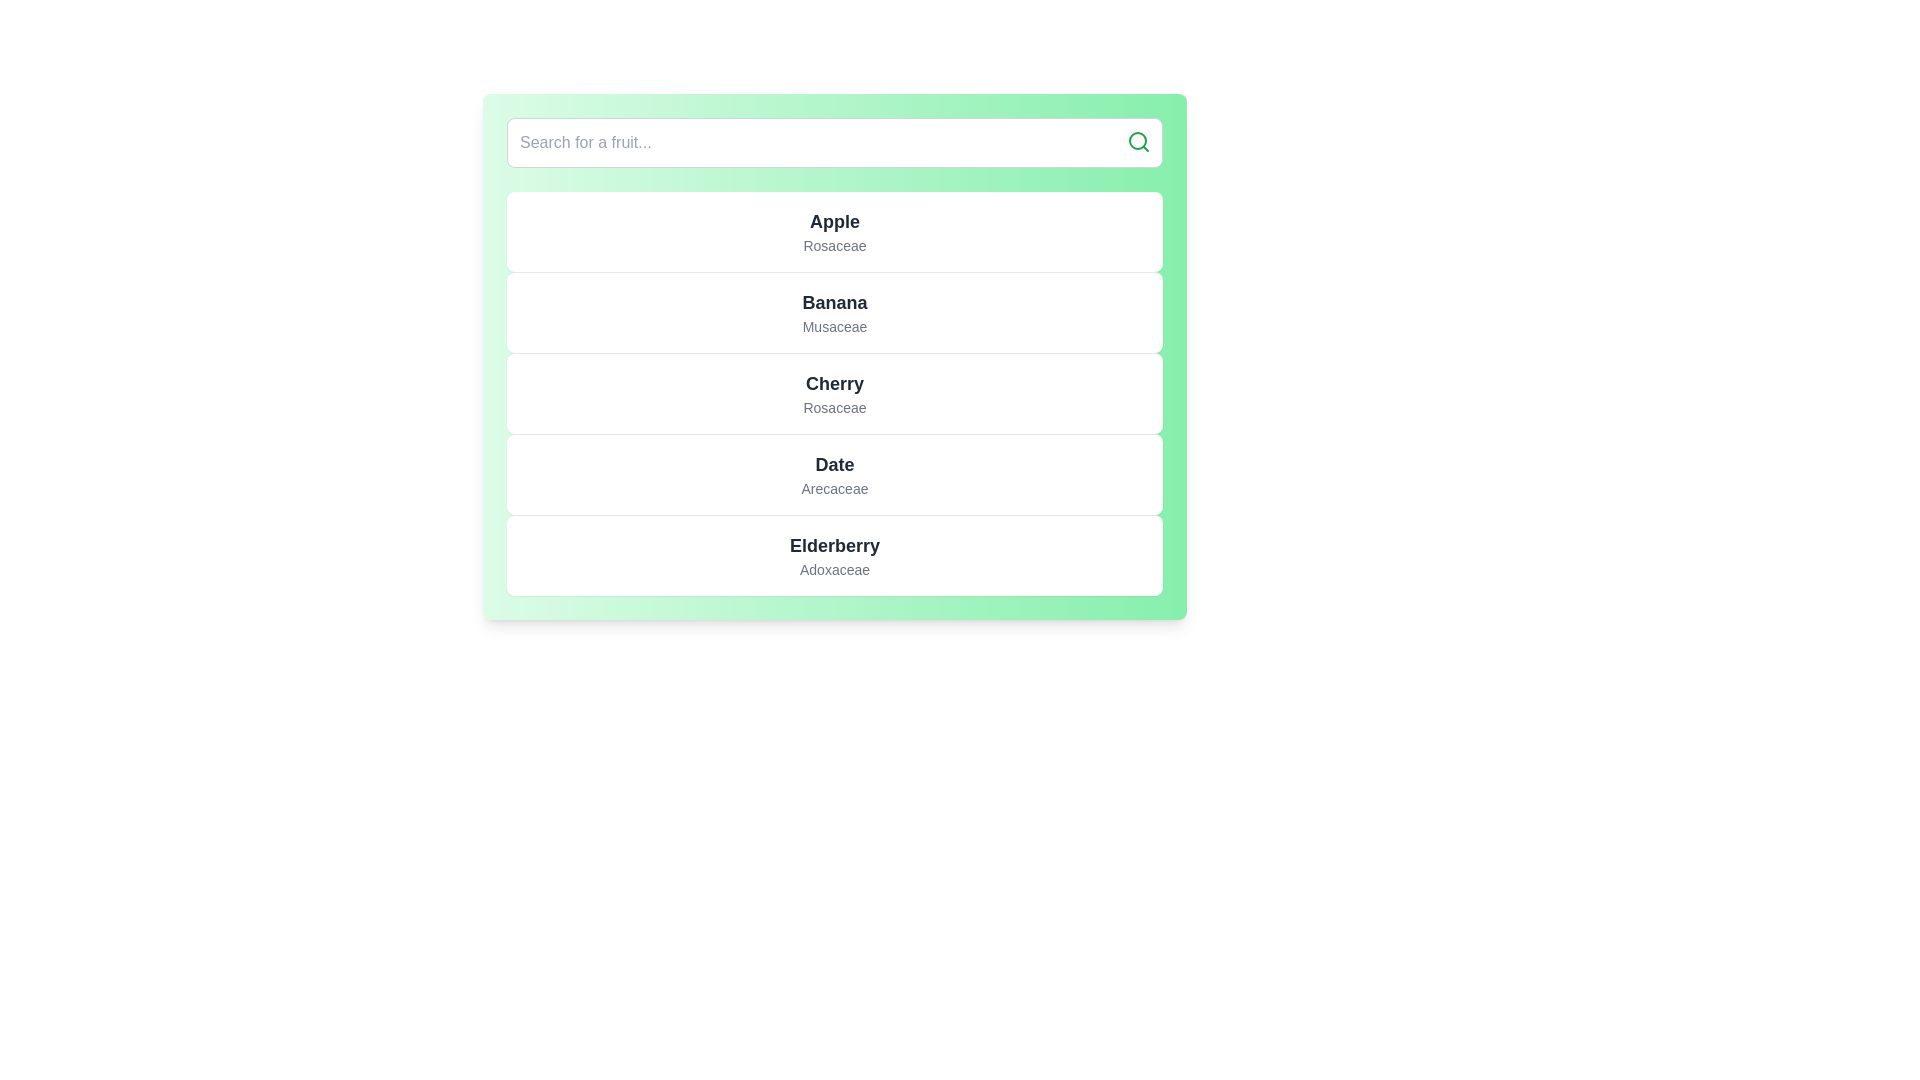 Image resolution: width=1920 pixels, height=1080 pixels. Describe the element at coordinates (835, 474) in the screenshot. I see `the fourth item in the fruit selection list, which is labeled 'Date'` at that location.